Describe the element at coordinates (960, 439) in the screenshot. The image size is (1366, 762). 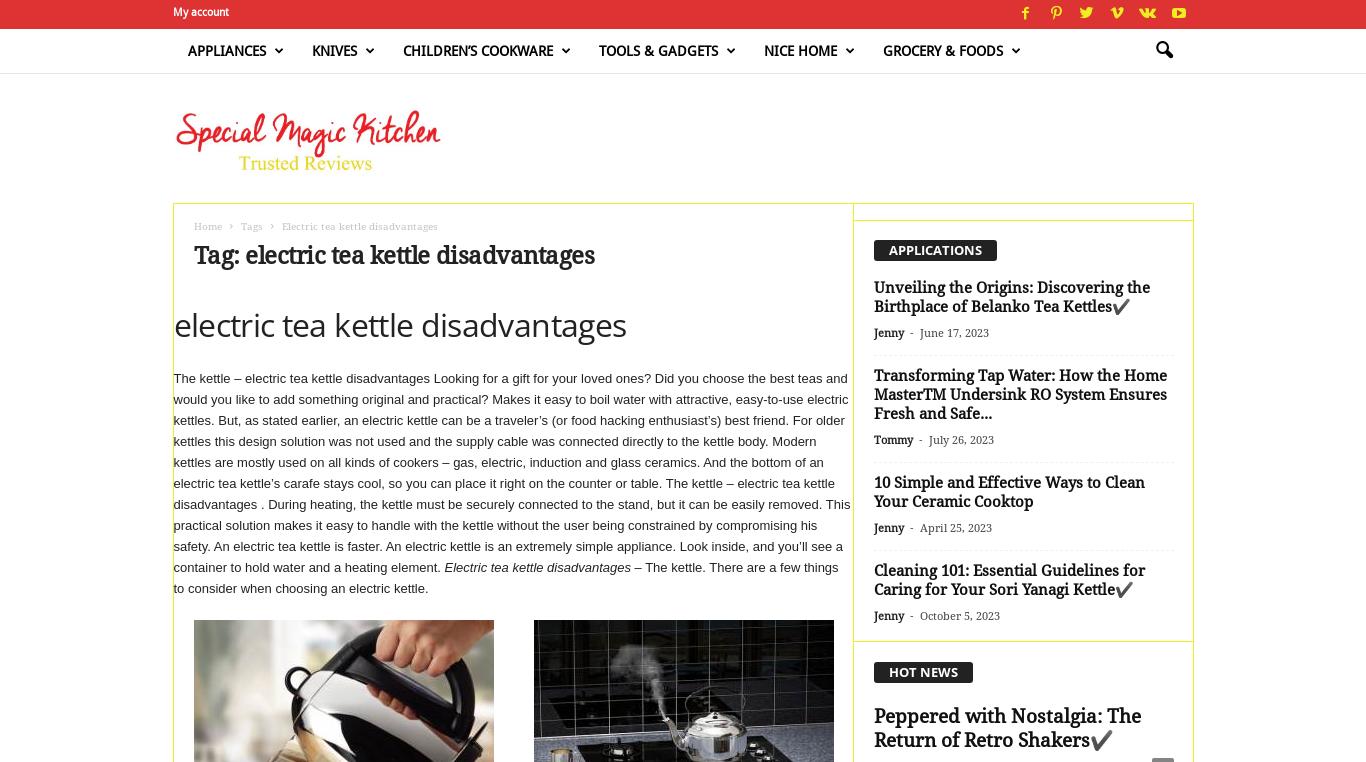
I see `'July 26, 2023'` at that location.